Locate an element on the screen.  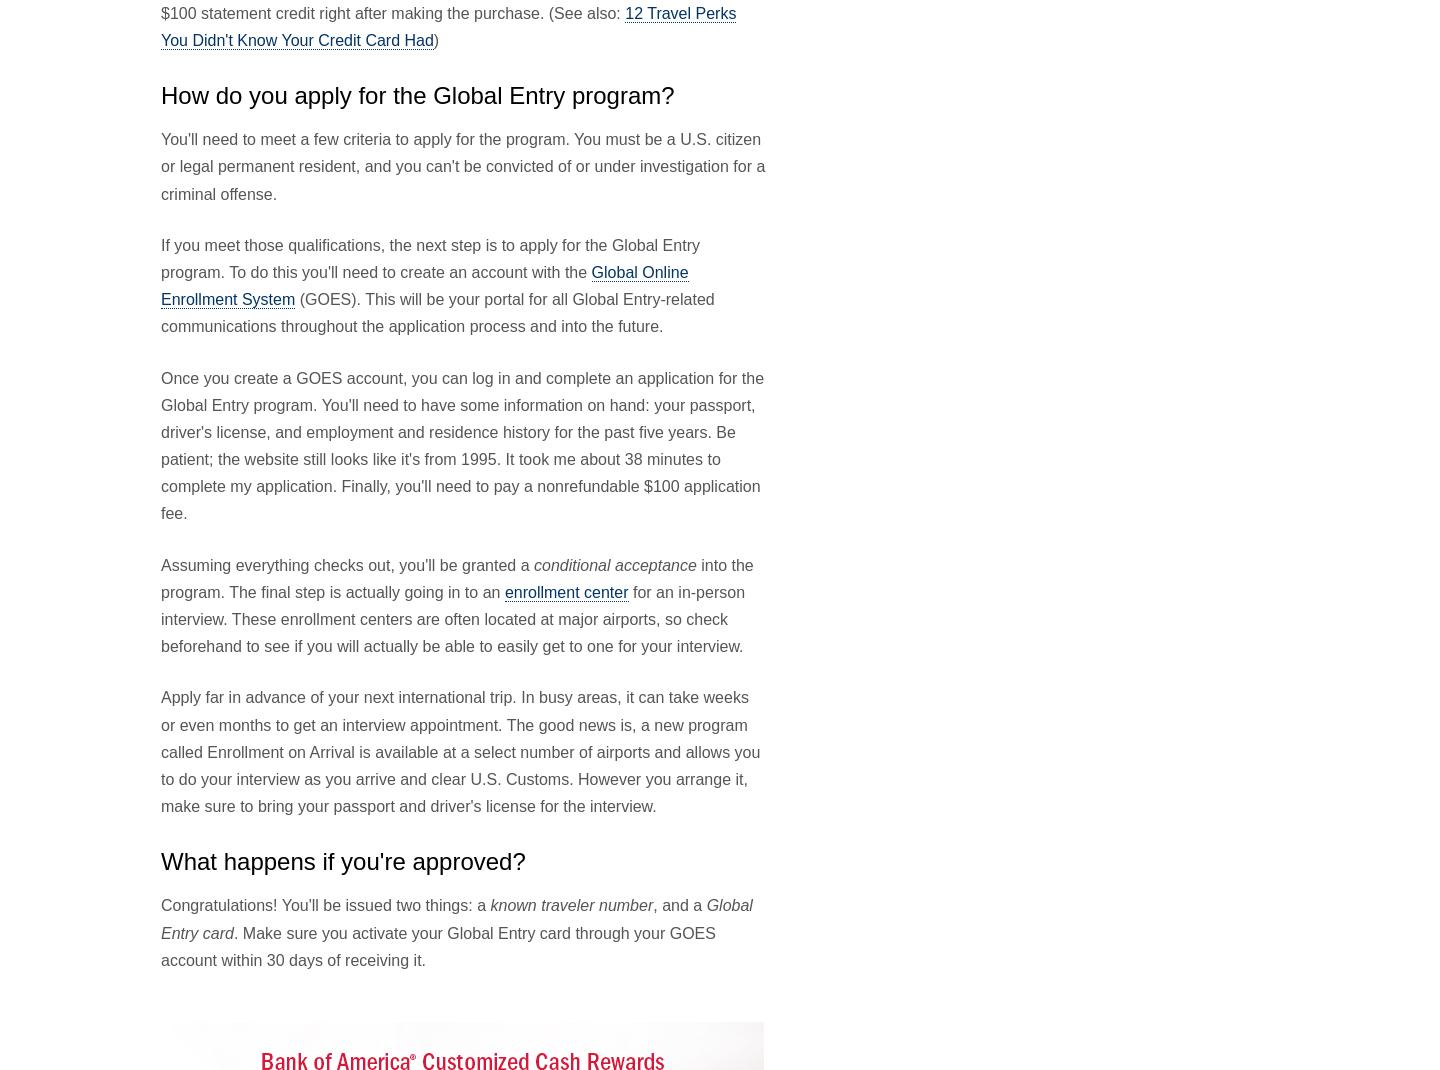
'Once you create a GOES account, you can log in and complete an application for the Global Entry program. You'll need to have some information on hand: your passport, driver's license, and employment and residence history for the past five years. Be patient; the website still looks like it's from 1995. It took me about 38 minutes to complete my application. Finally, you'll need to pay a nonrefundable $100 application fee.' is located at coordinates (462, 444).